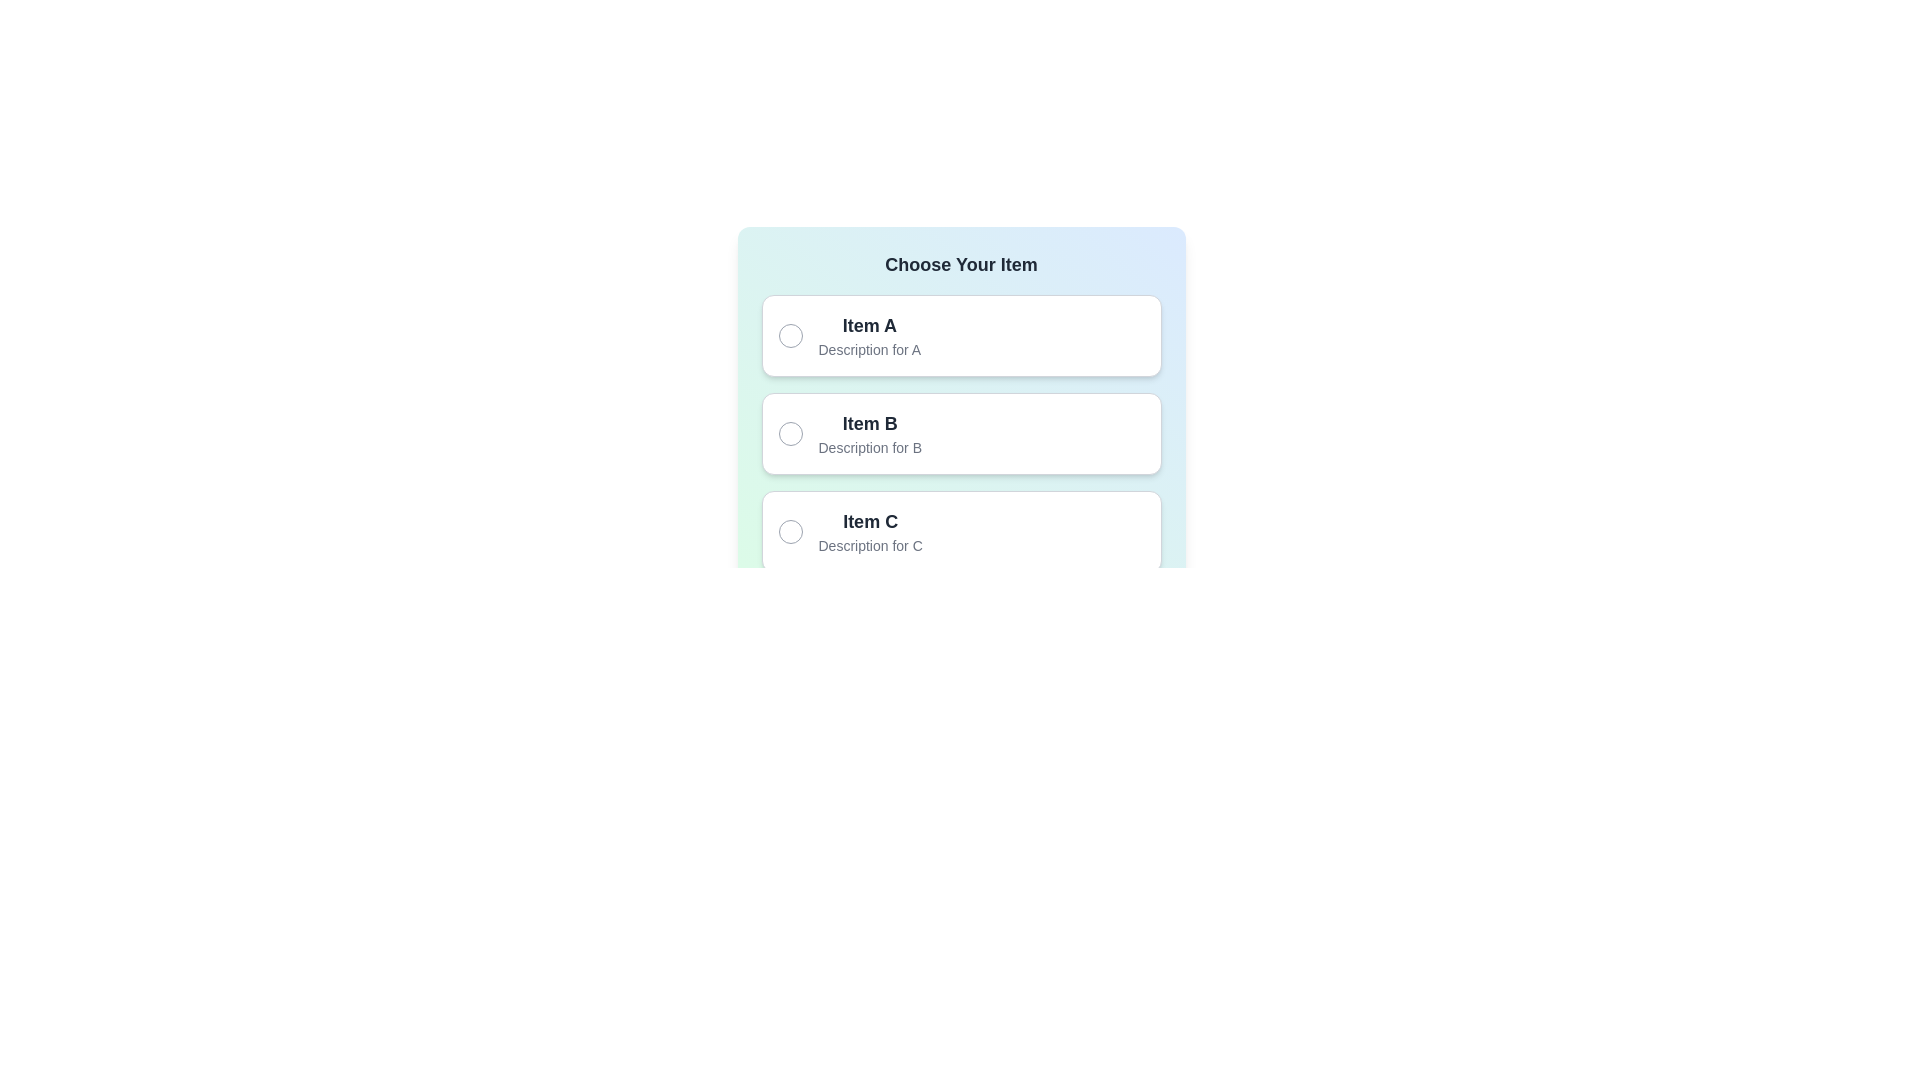  What do you see at coordinates (789, 531) in the screenshot?
I see `the radio button` at bounding box center [789, 531].